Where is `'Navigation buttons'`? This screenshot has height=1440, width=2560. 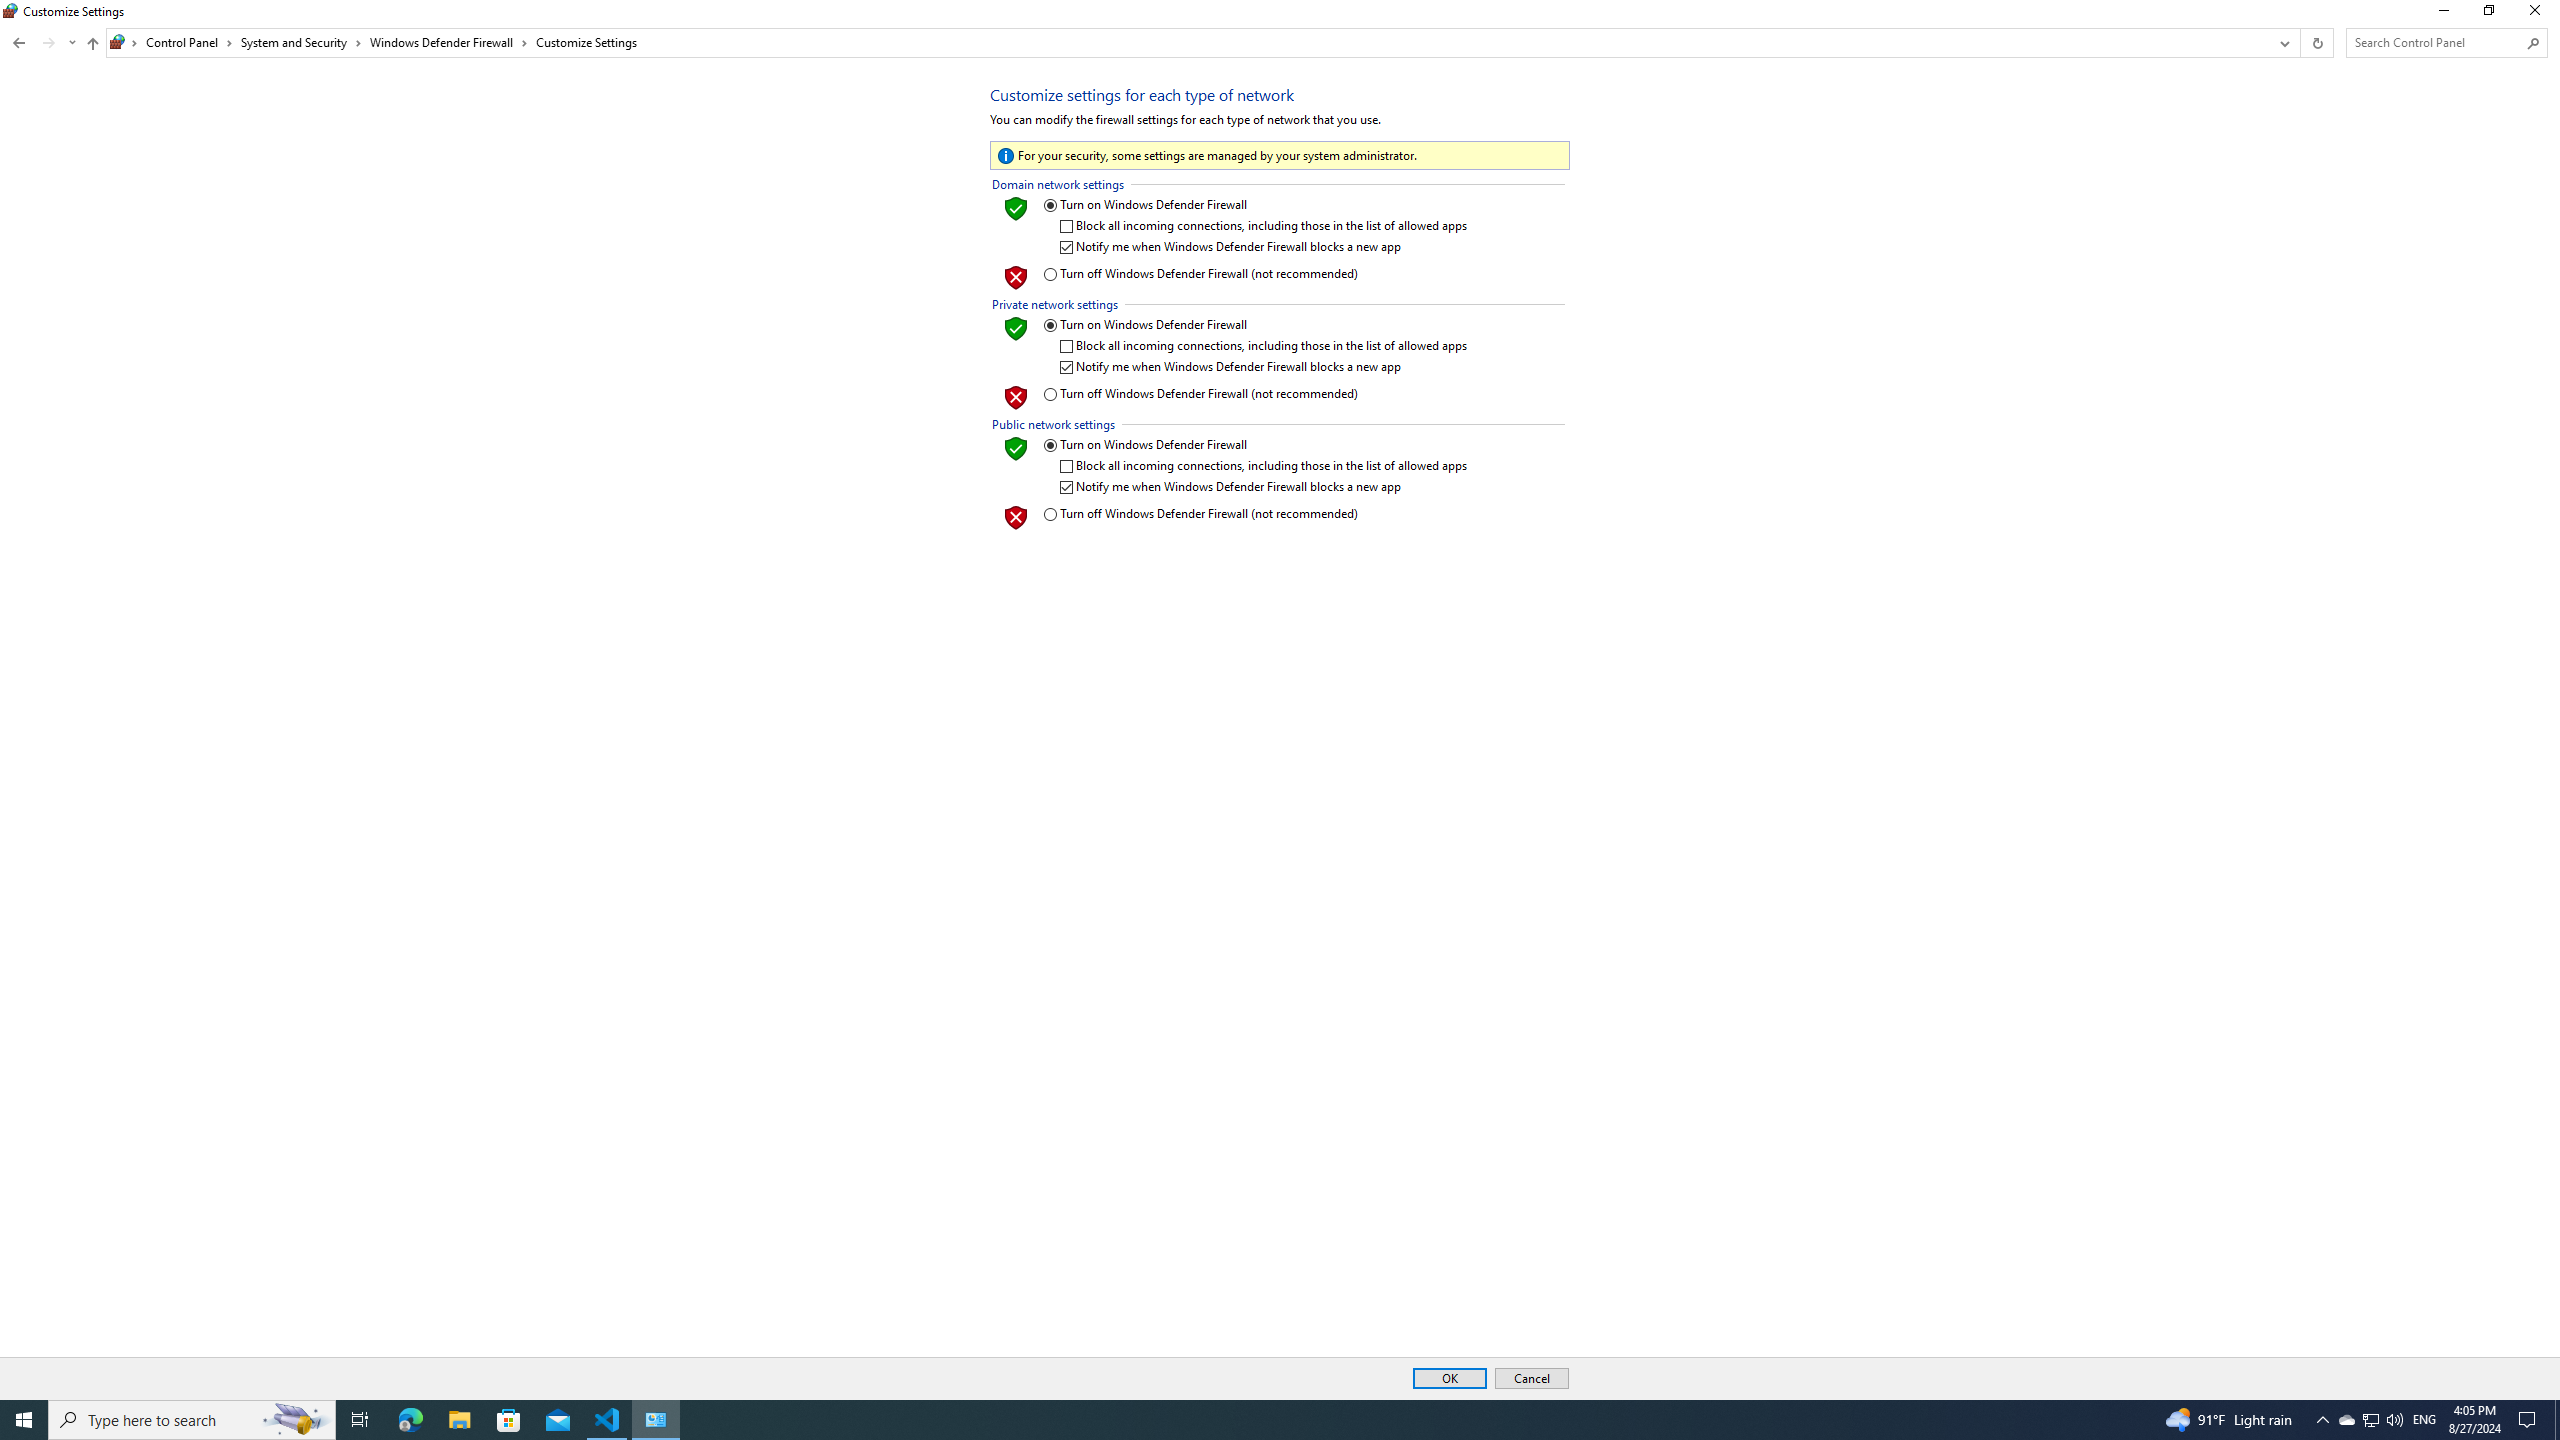 'Navigation buttons' is located at coordinates (42, 42).